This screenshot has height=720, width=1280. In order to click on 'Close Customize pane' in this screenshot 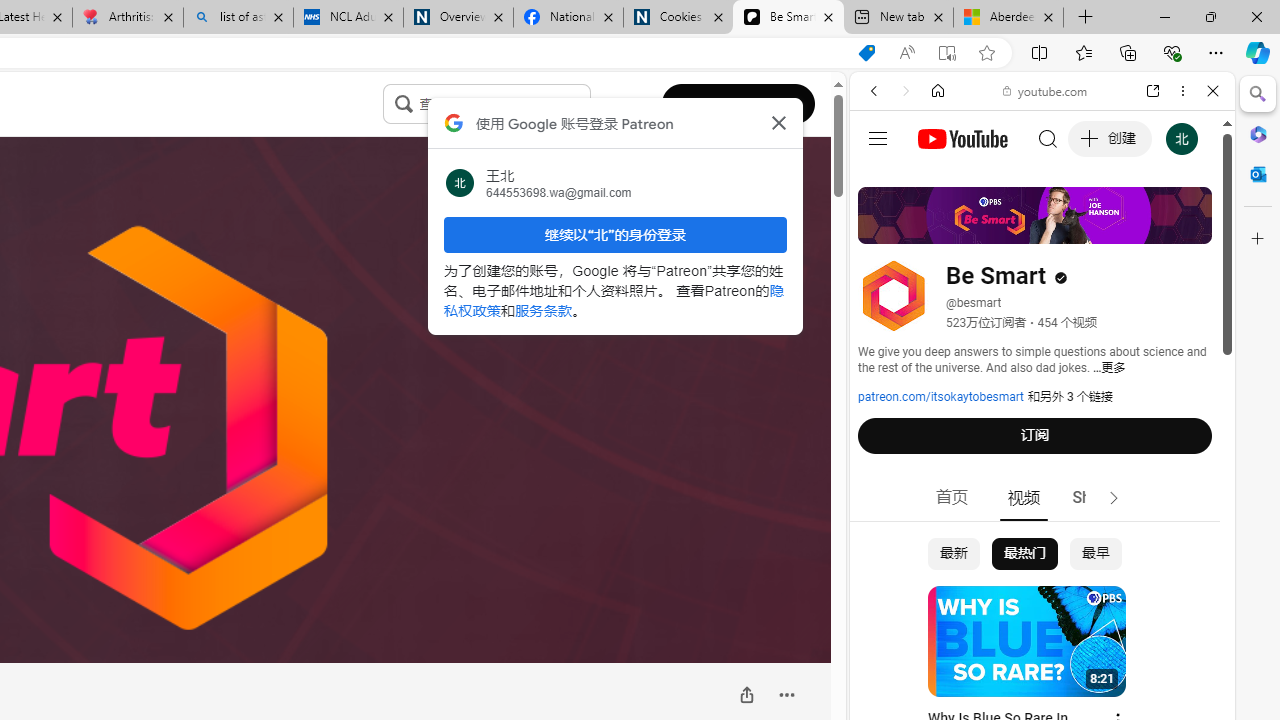, I will do `click(1257, 238)`.